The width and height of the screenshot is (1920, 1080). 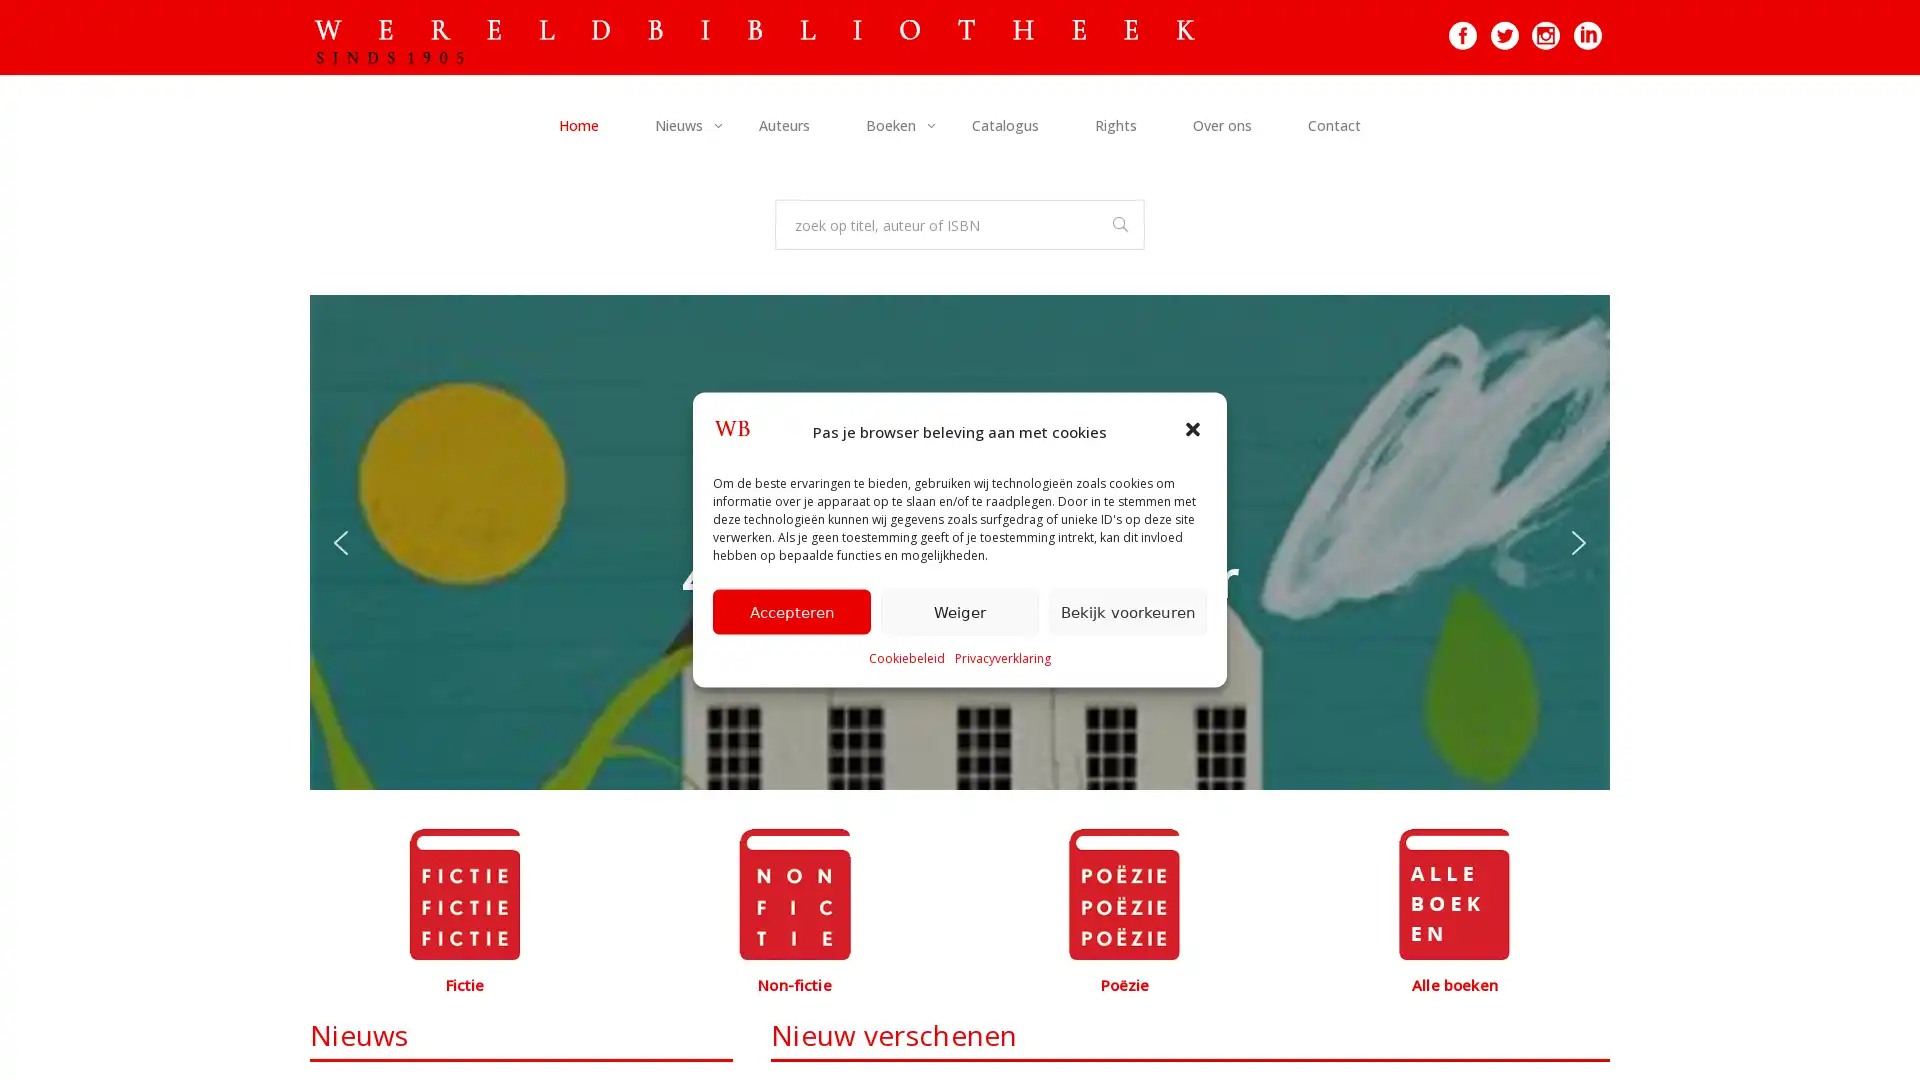 I want to click on Bekijk voorkeuren, so click(x=1128, y=610).